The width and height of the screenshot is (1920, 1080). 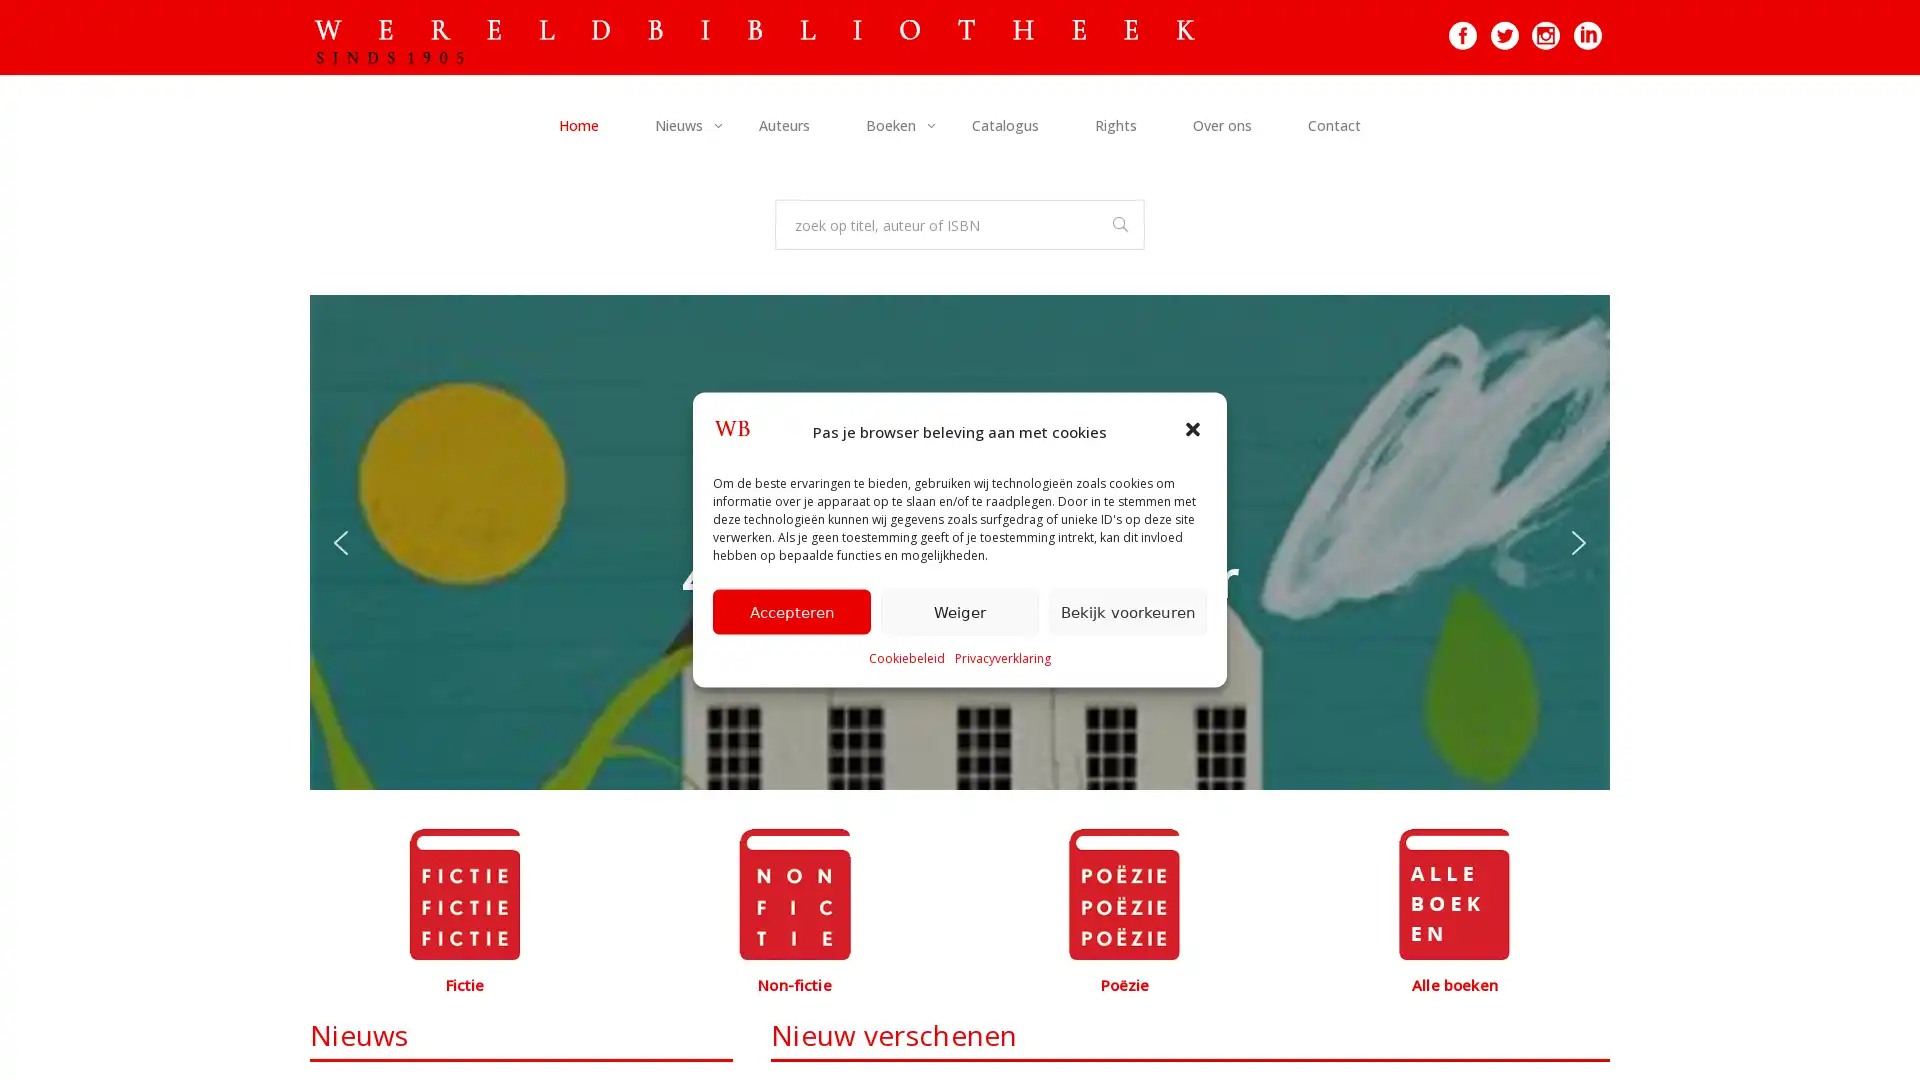 I want to click on Bekijk voorkeuren, so click(x=1128, y=610).